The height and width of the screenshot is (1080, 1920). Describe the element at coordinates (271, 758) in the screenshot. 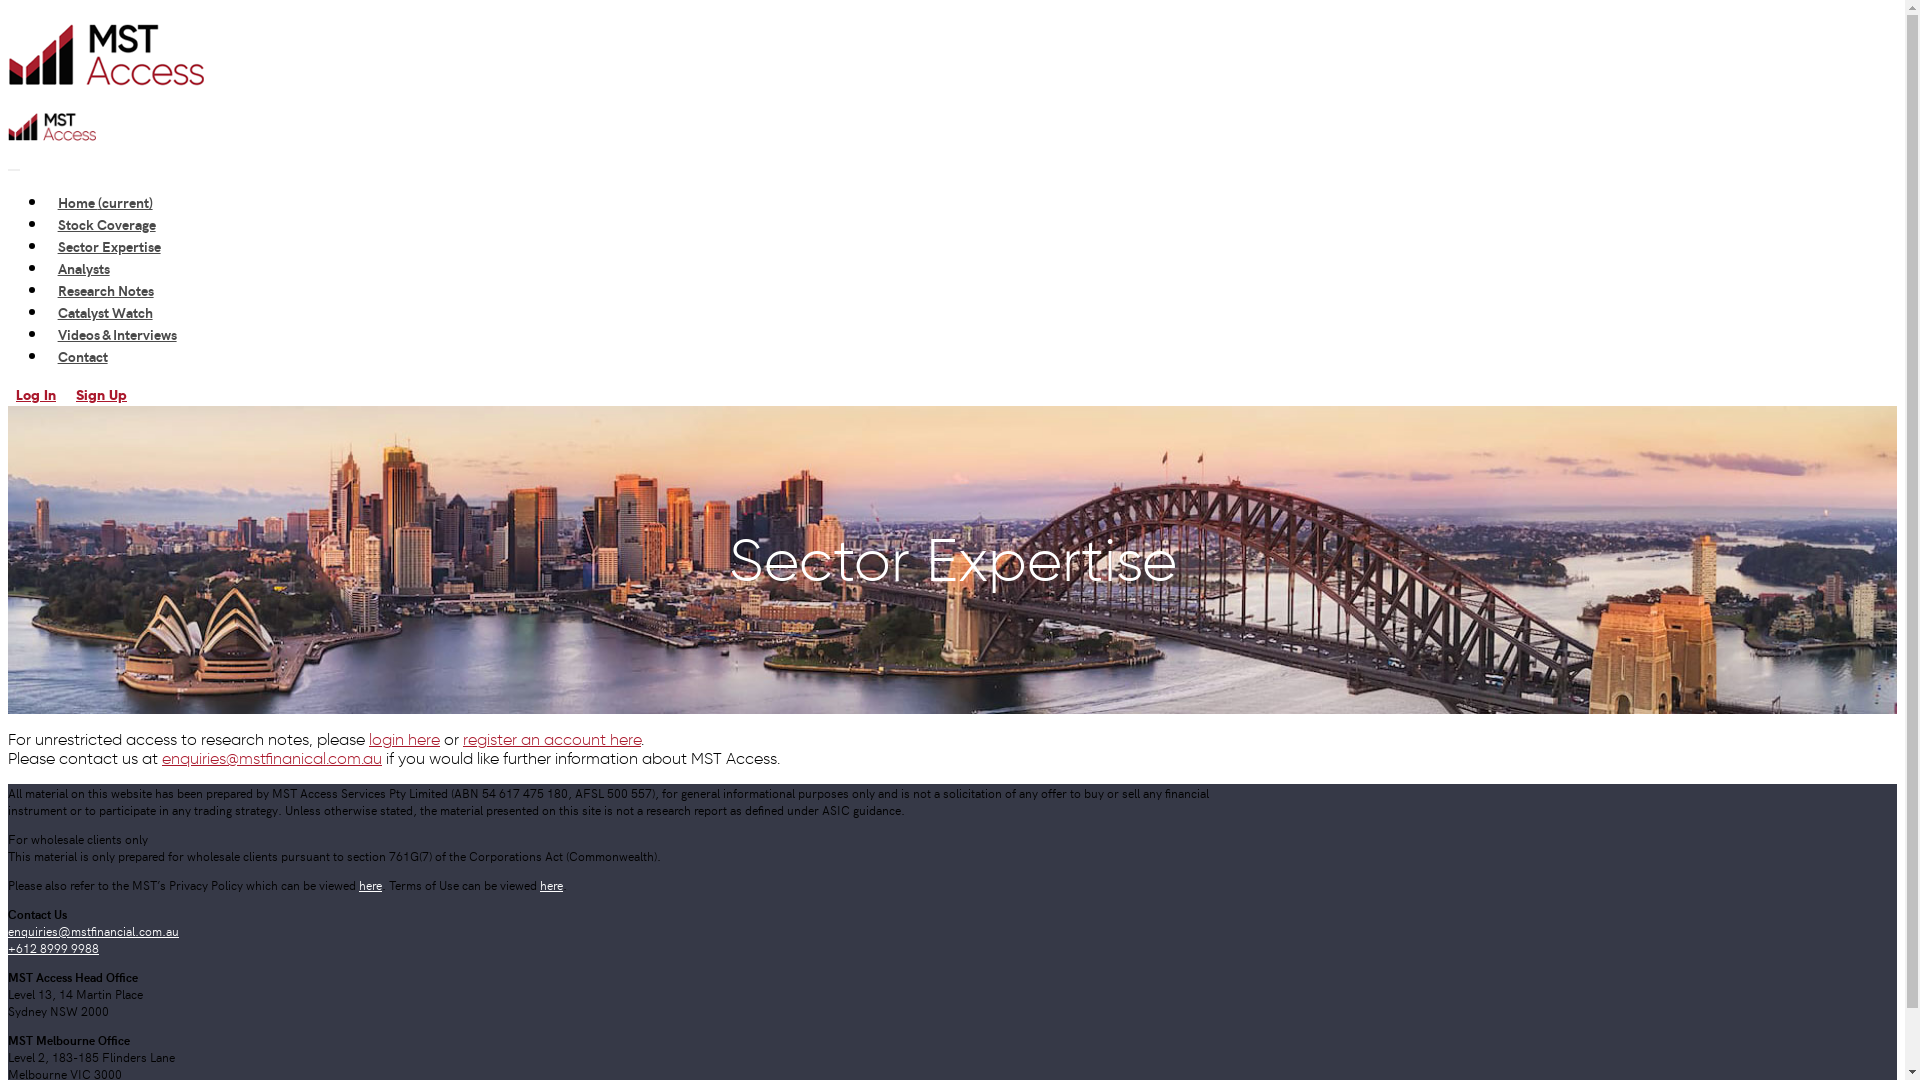

I see `'enquiries@mstfinanical.com.au'` at that location.